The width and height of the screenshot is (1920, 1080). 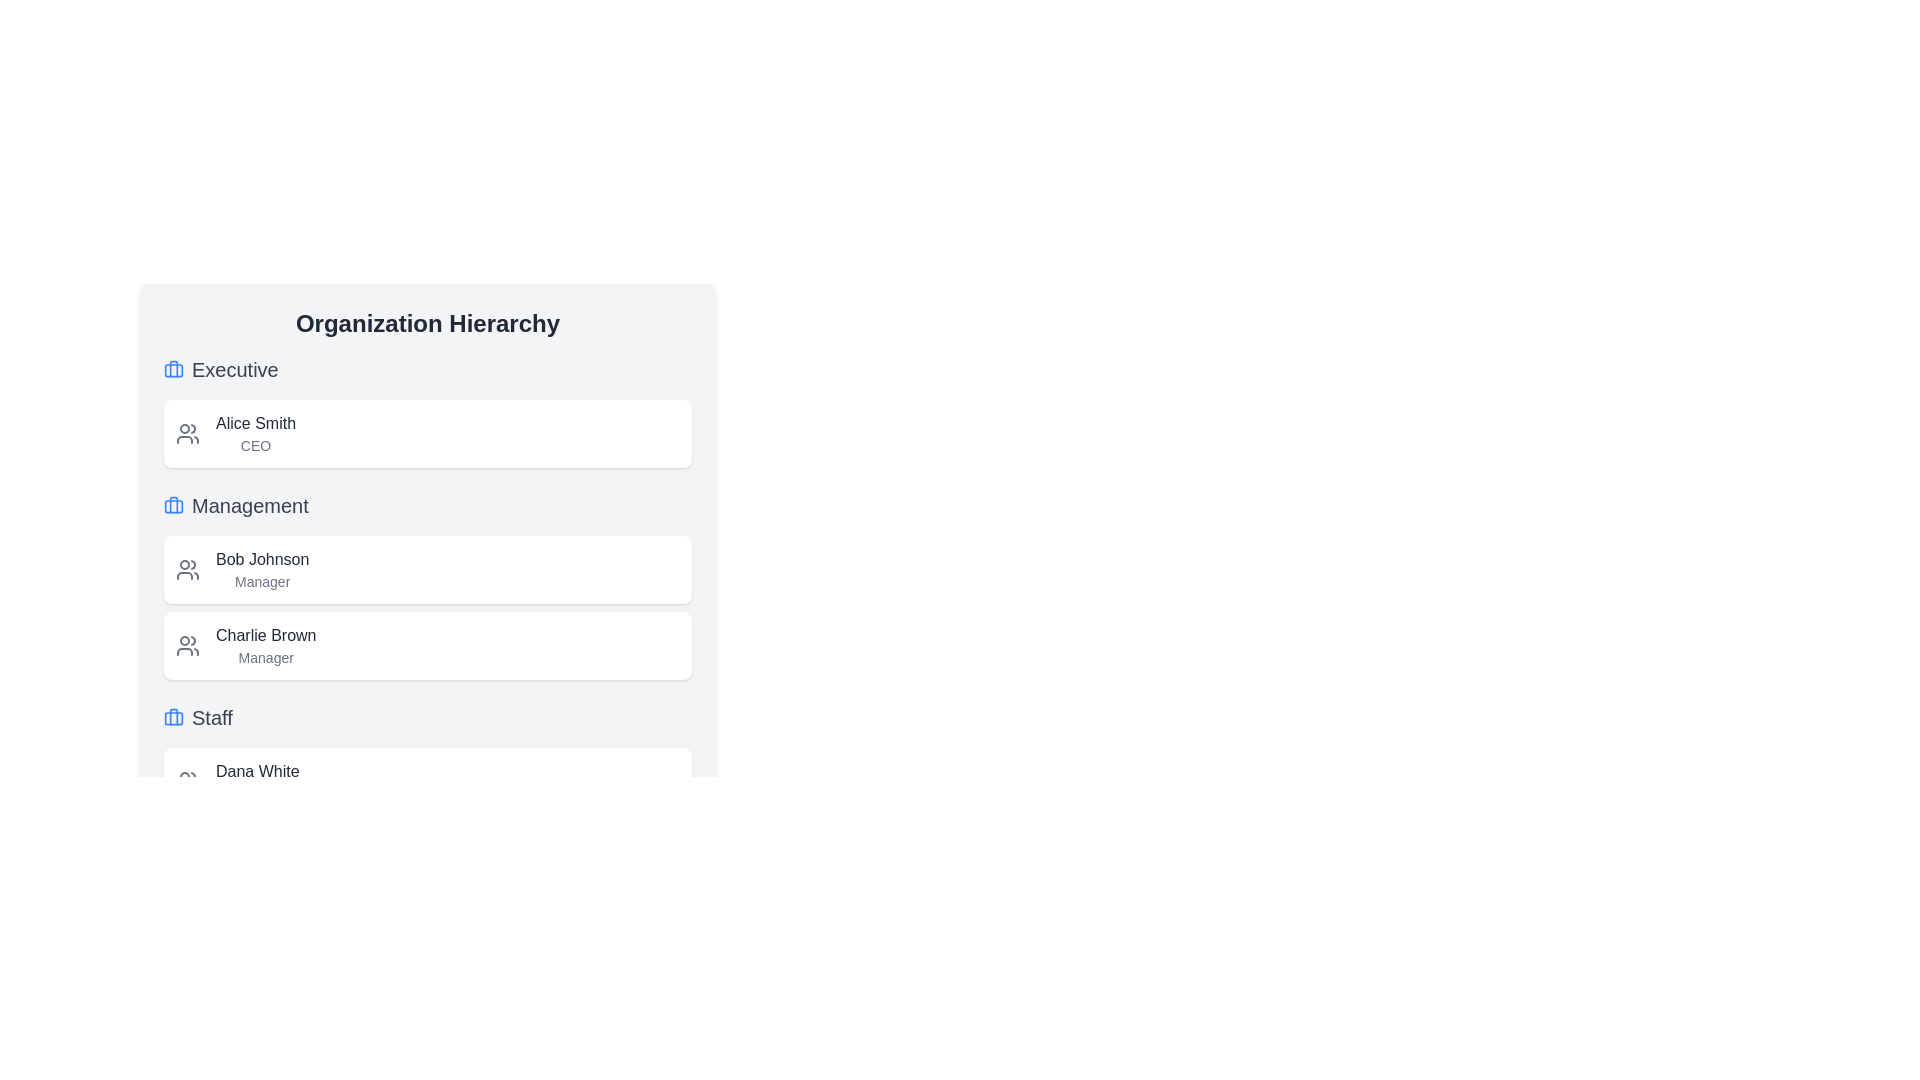 What do you see at coordinates (173, 370) in the screenshot?
I see `structure of the SVG rectangle component that represents the body of the suitcase icon next to the 'Executive' header in the 'Organization Hierarchy' component` at bounding box center [173, 370].